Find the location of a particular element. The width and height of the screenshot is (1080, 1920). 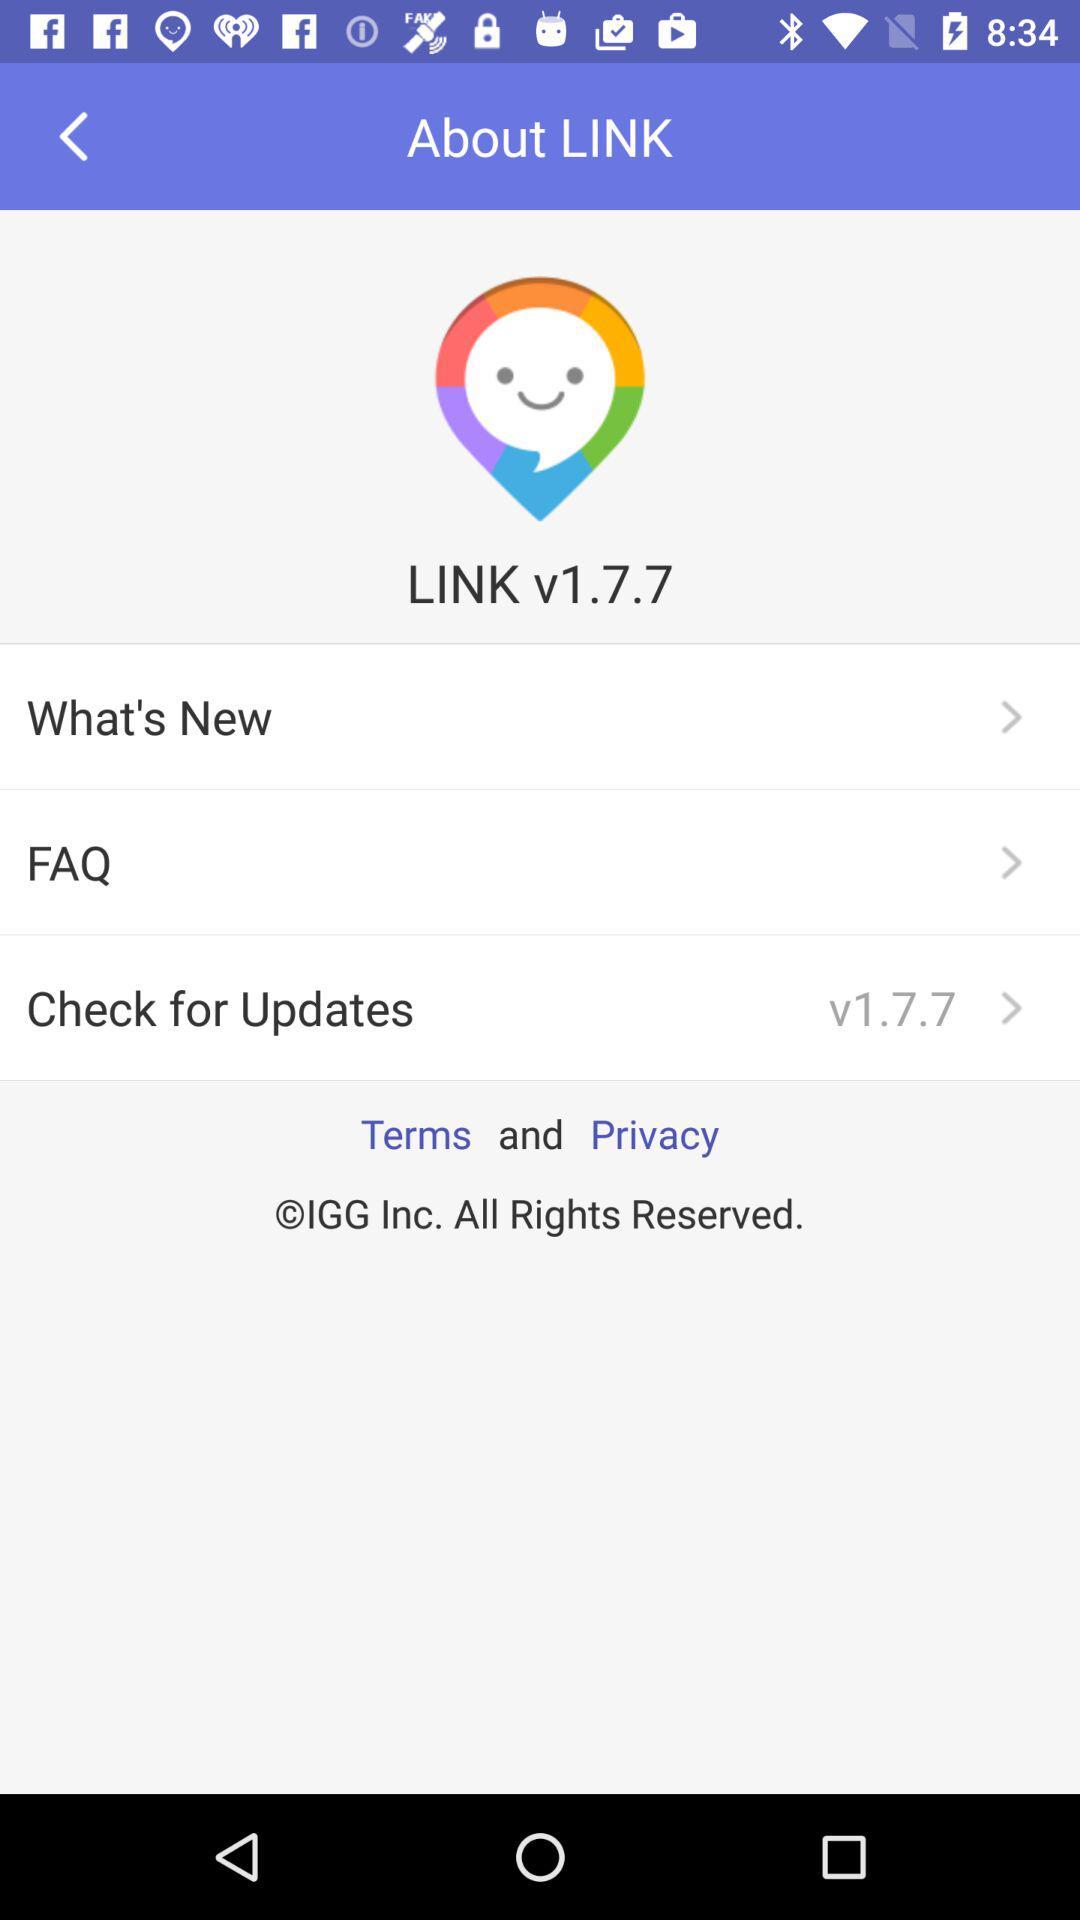

the privacy item is located at coordinates (654, 1133).